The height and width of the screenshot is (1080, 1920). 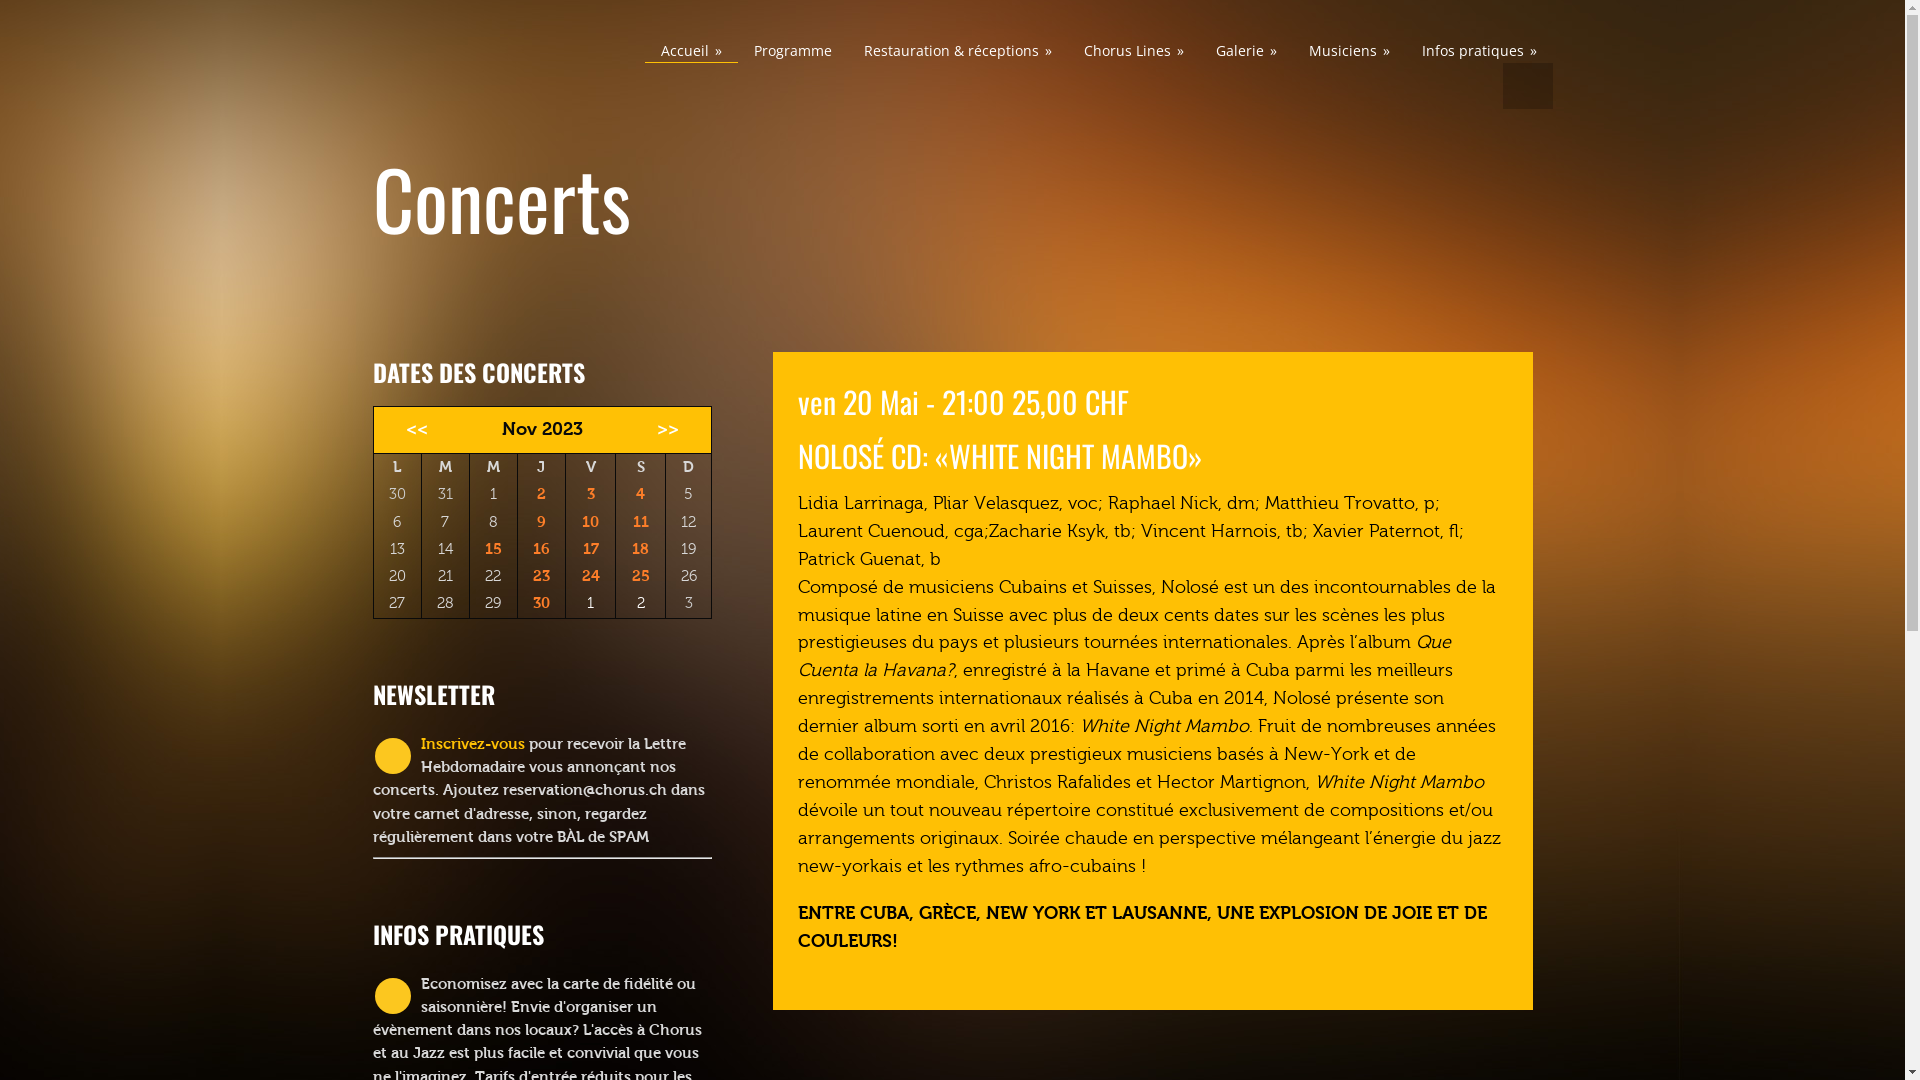 What do you see at coordinates (541, 575) in the screenshot?
I see `'23'` at bounding box center [541, 575].